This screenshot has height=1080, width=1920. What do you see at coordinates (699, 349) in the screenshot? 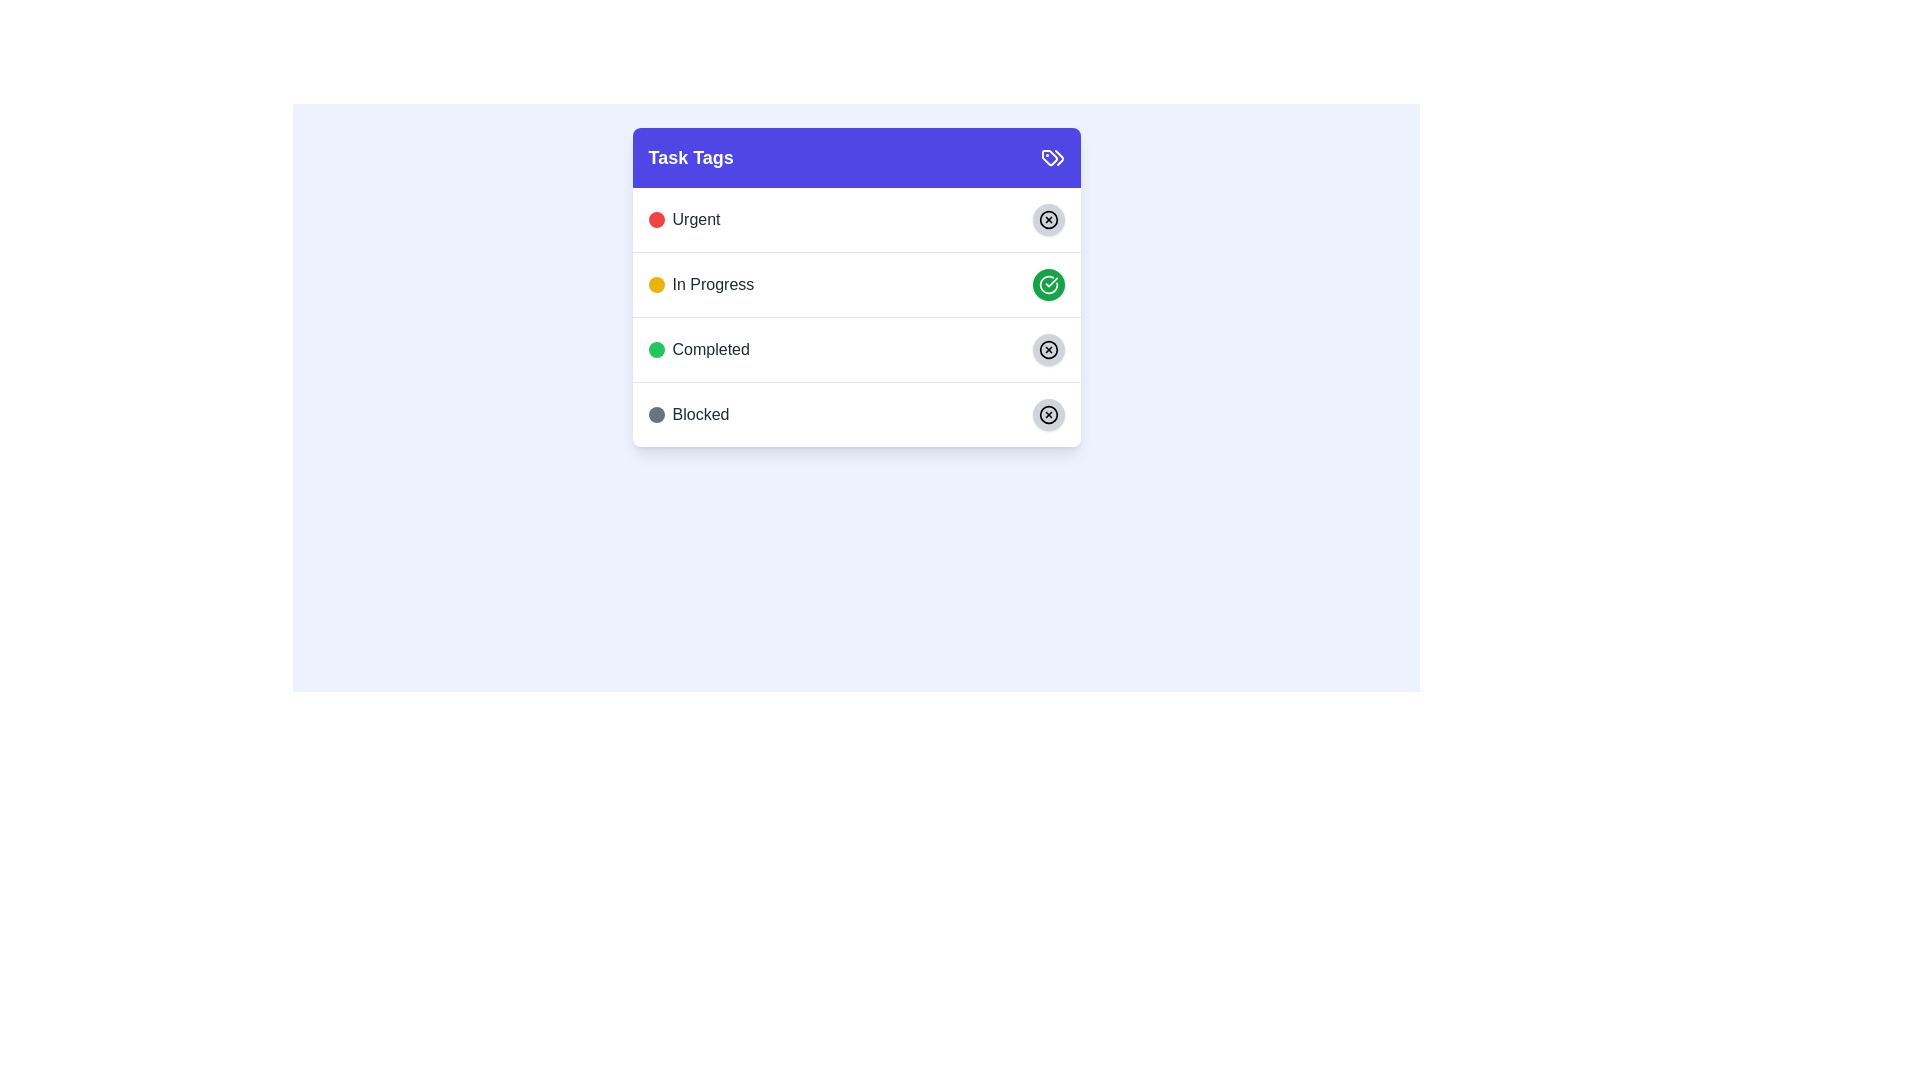
I see `the Status Indicator with Text, which consists of a green circle icon and the text 'Completed' in gray font, located in the 'Task Tags' panel as the third item in the list` at bounding box center [699, 349].